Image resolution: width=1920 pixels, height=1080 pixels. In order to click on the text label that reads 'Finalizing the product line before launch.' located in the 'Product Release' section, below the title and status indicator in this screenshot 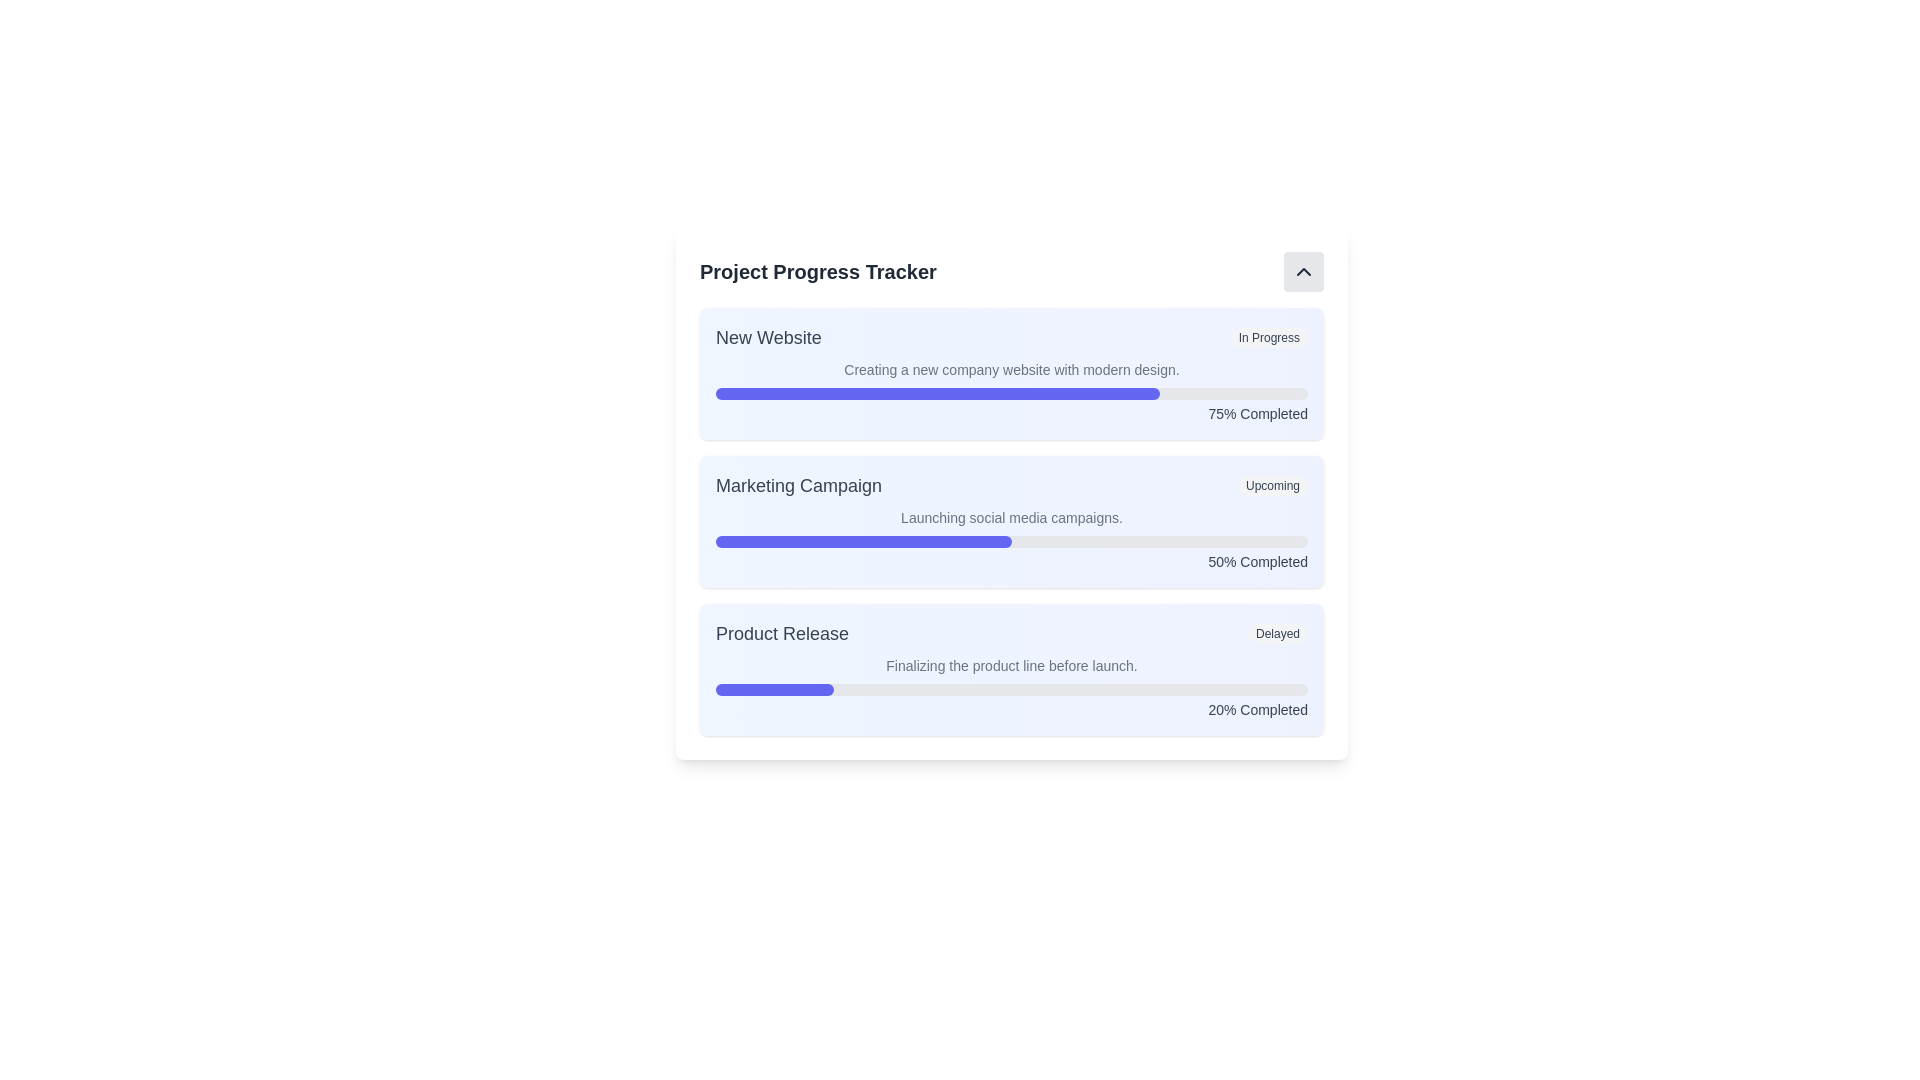, I will do `click(1012, 666)`.